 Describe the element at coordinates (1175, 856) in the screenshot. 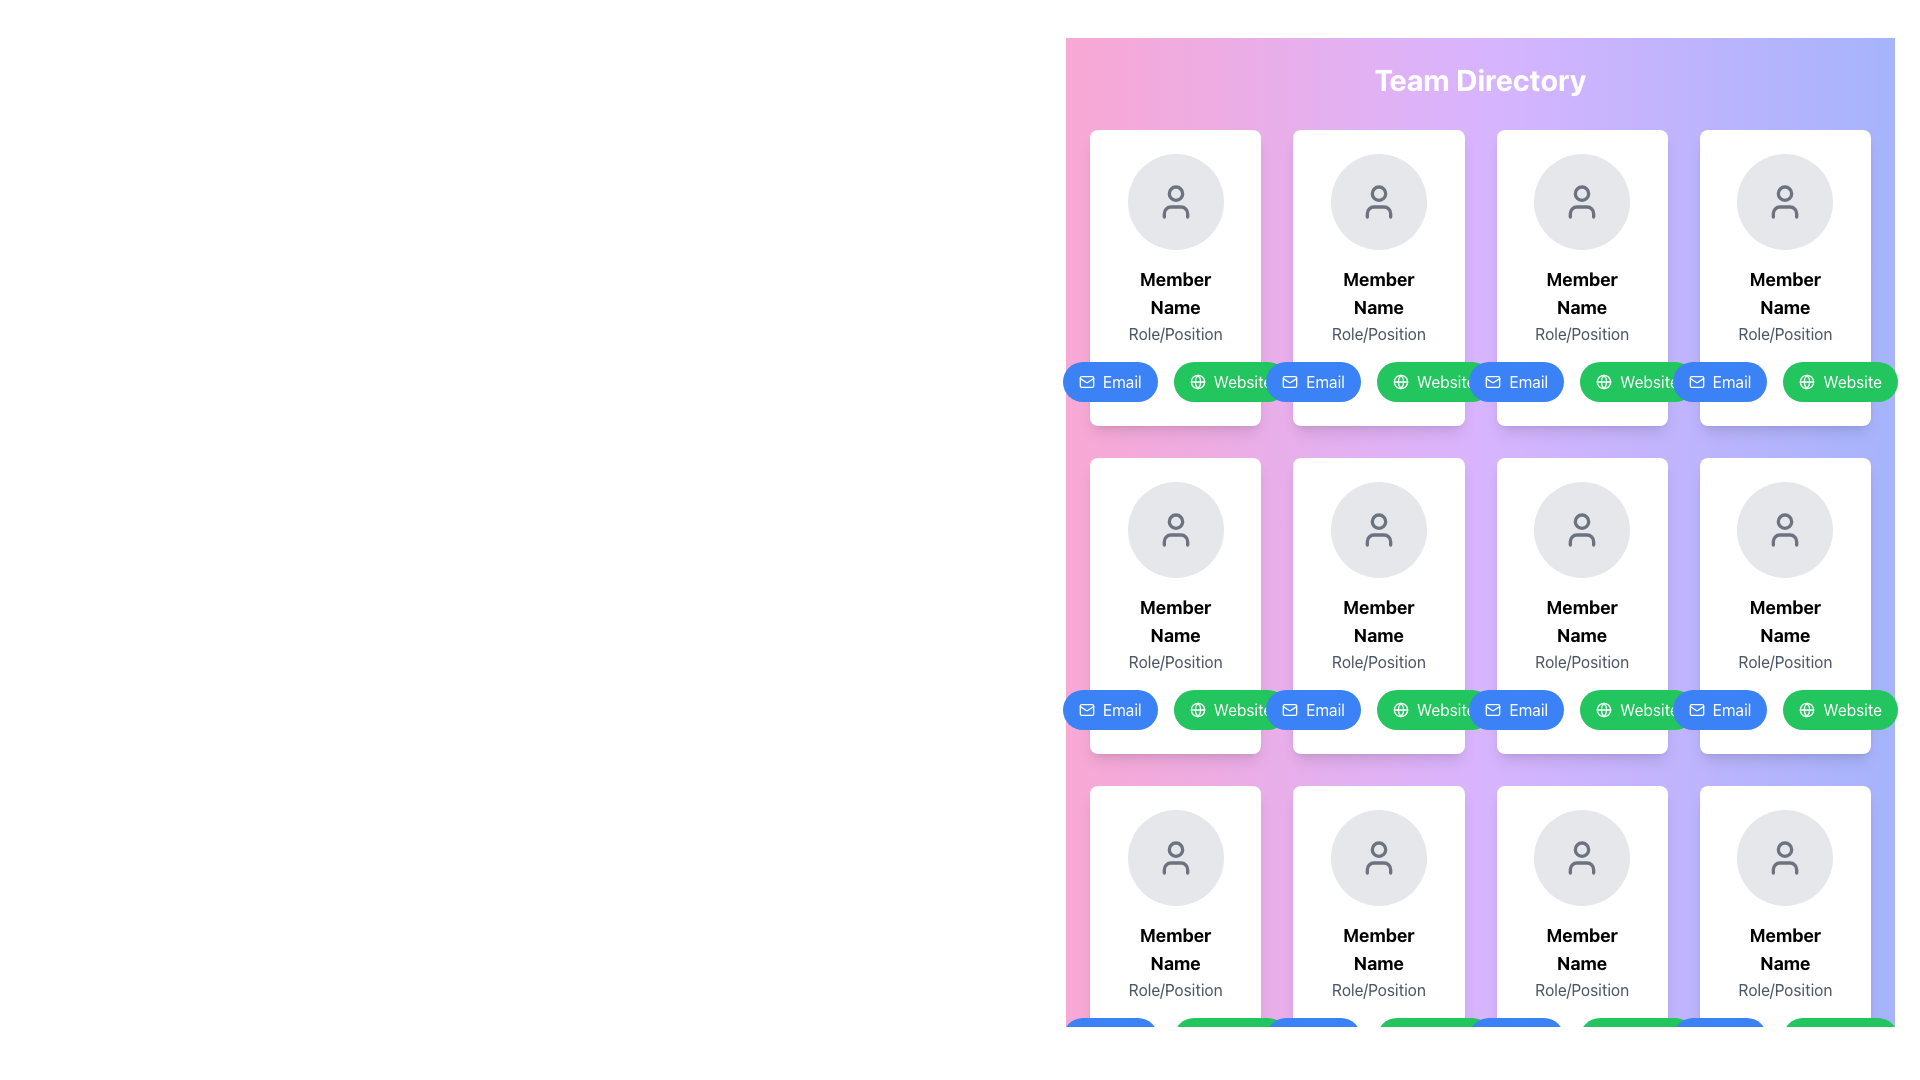

I see `the Avatar placeholder located at the top of the profile card, which serves as a profile picture or avatar for the member` at that location.